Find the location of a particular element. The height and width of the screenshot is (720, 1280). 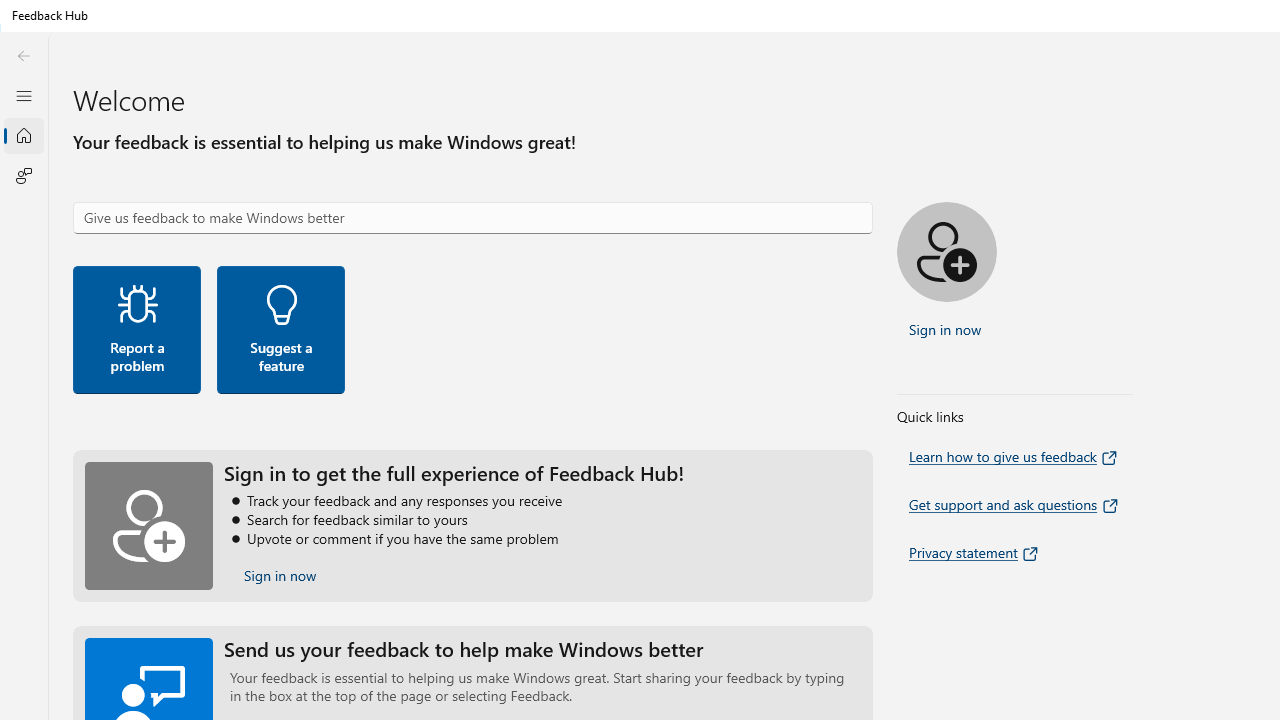

'Give us feedback to make Windows better' is located at coordinates (471, 218).